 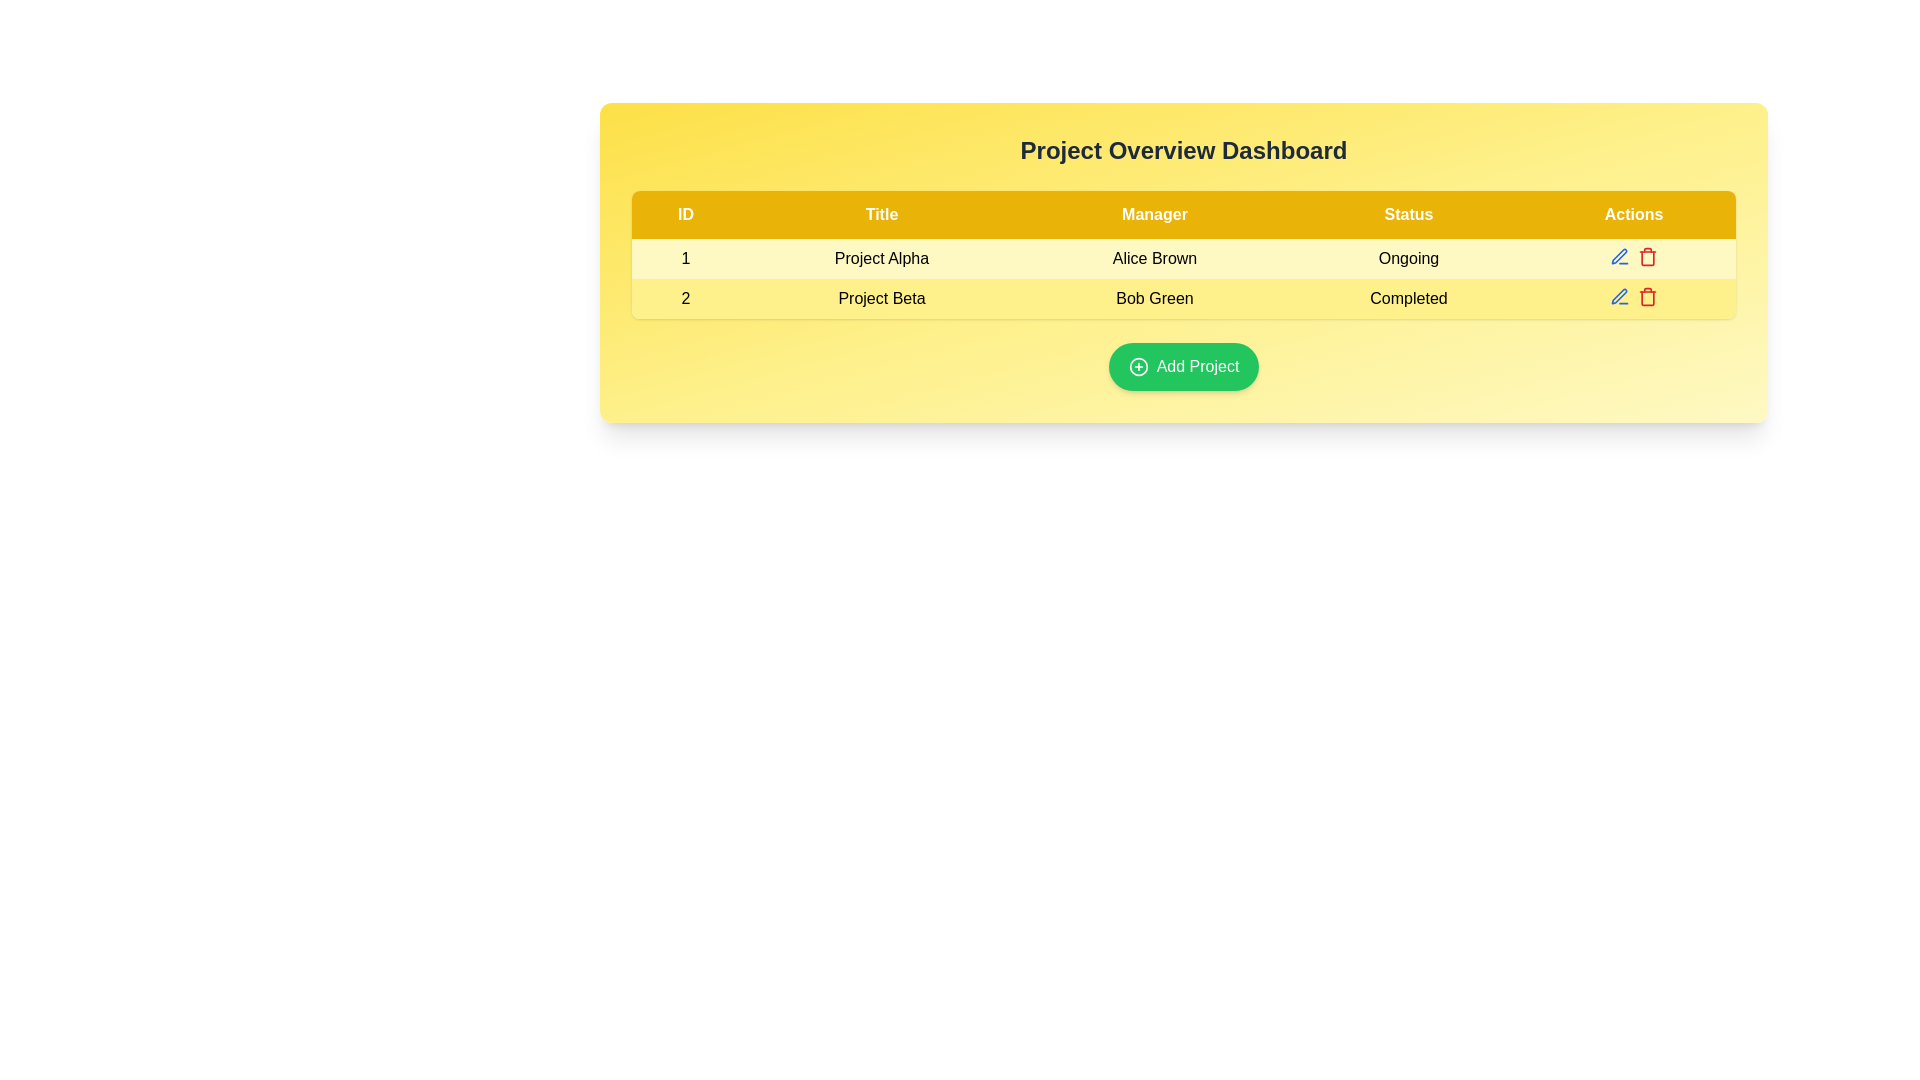 I want to click on the status text label indicating that the project is completed, which is located in the 'Status' column of the second row of the table, adjacent to 'Bob Green' in the 'Manager' column and the action buttons on the right, so click(x=1408, y=299).